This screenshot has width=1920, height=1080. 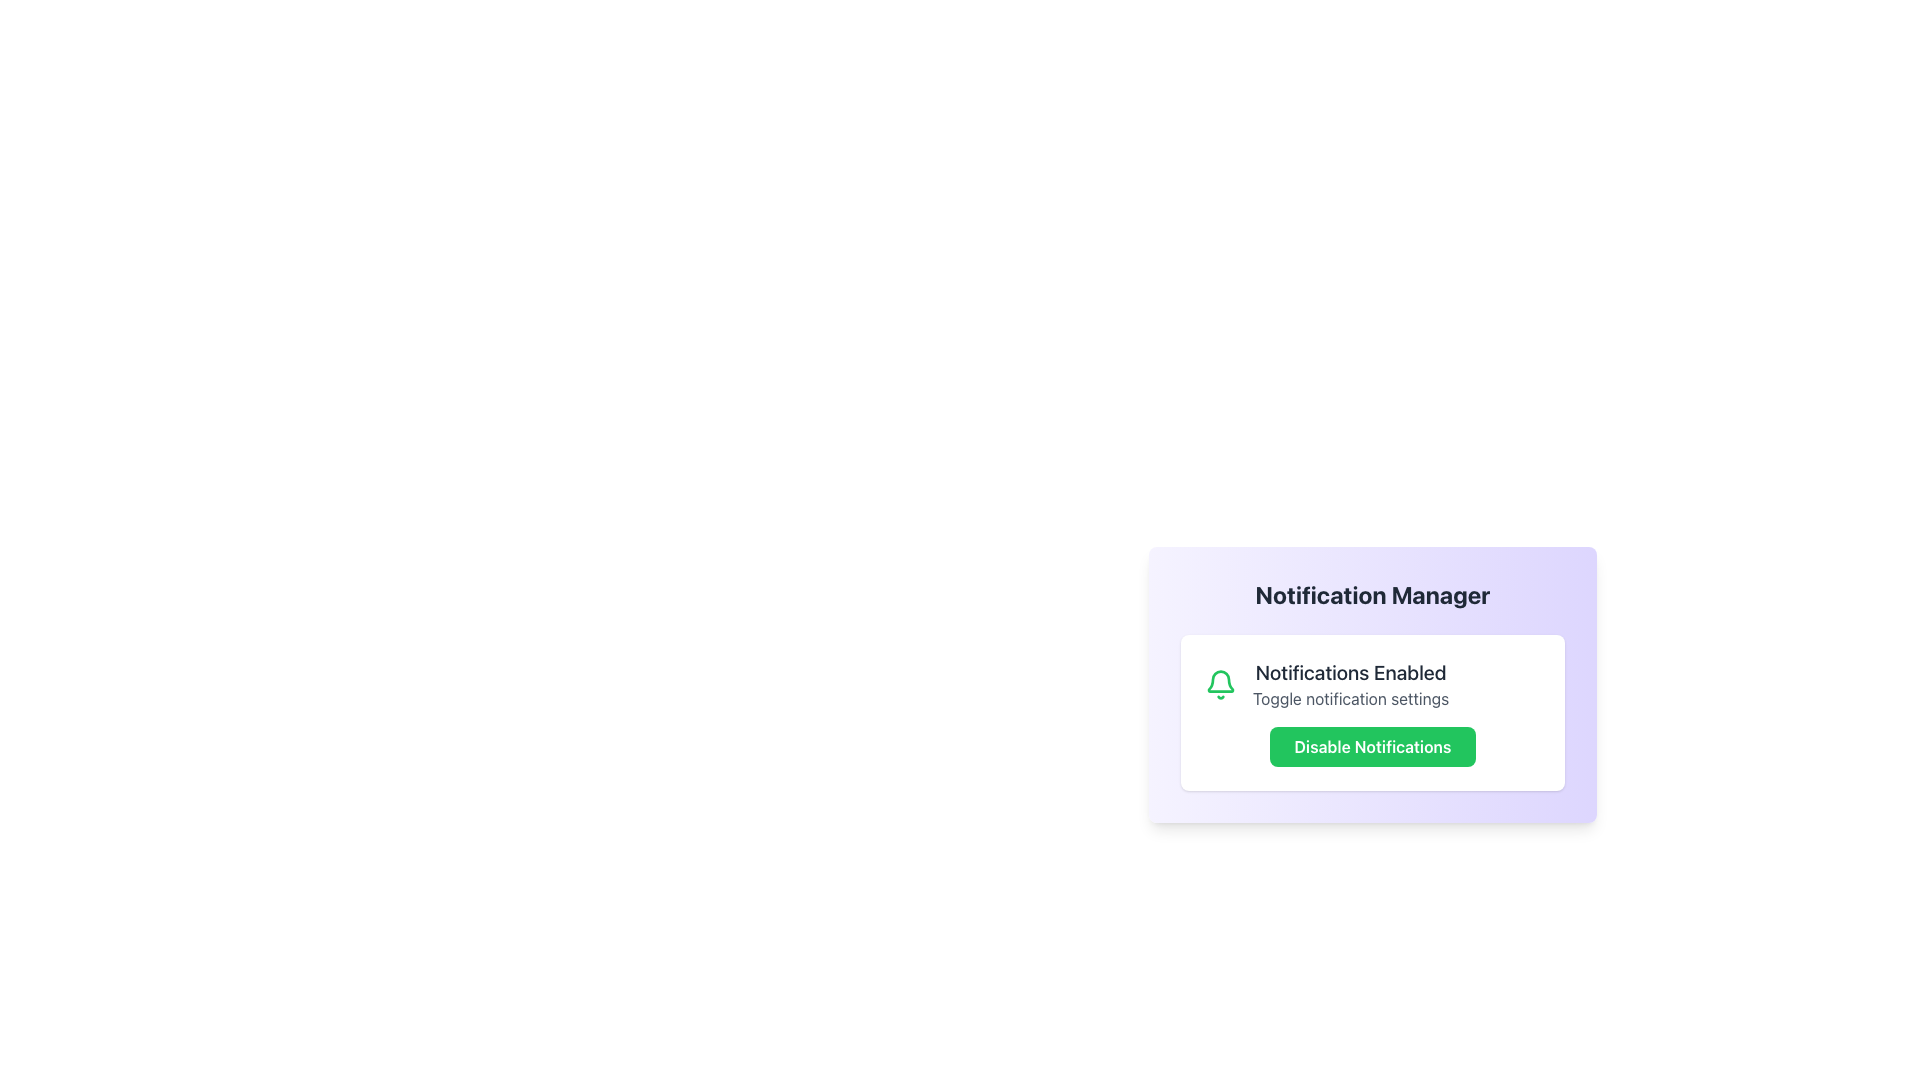 What do you see at coordinates (1371, 684) in the screenshot?
I see `the informational Text and icon label indicating that notifications are currently enabled, which is located at the top of a white card` at bounding box center [1371, 684].